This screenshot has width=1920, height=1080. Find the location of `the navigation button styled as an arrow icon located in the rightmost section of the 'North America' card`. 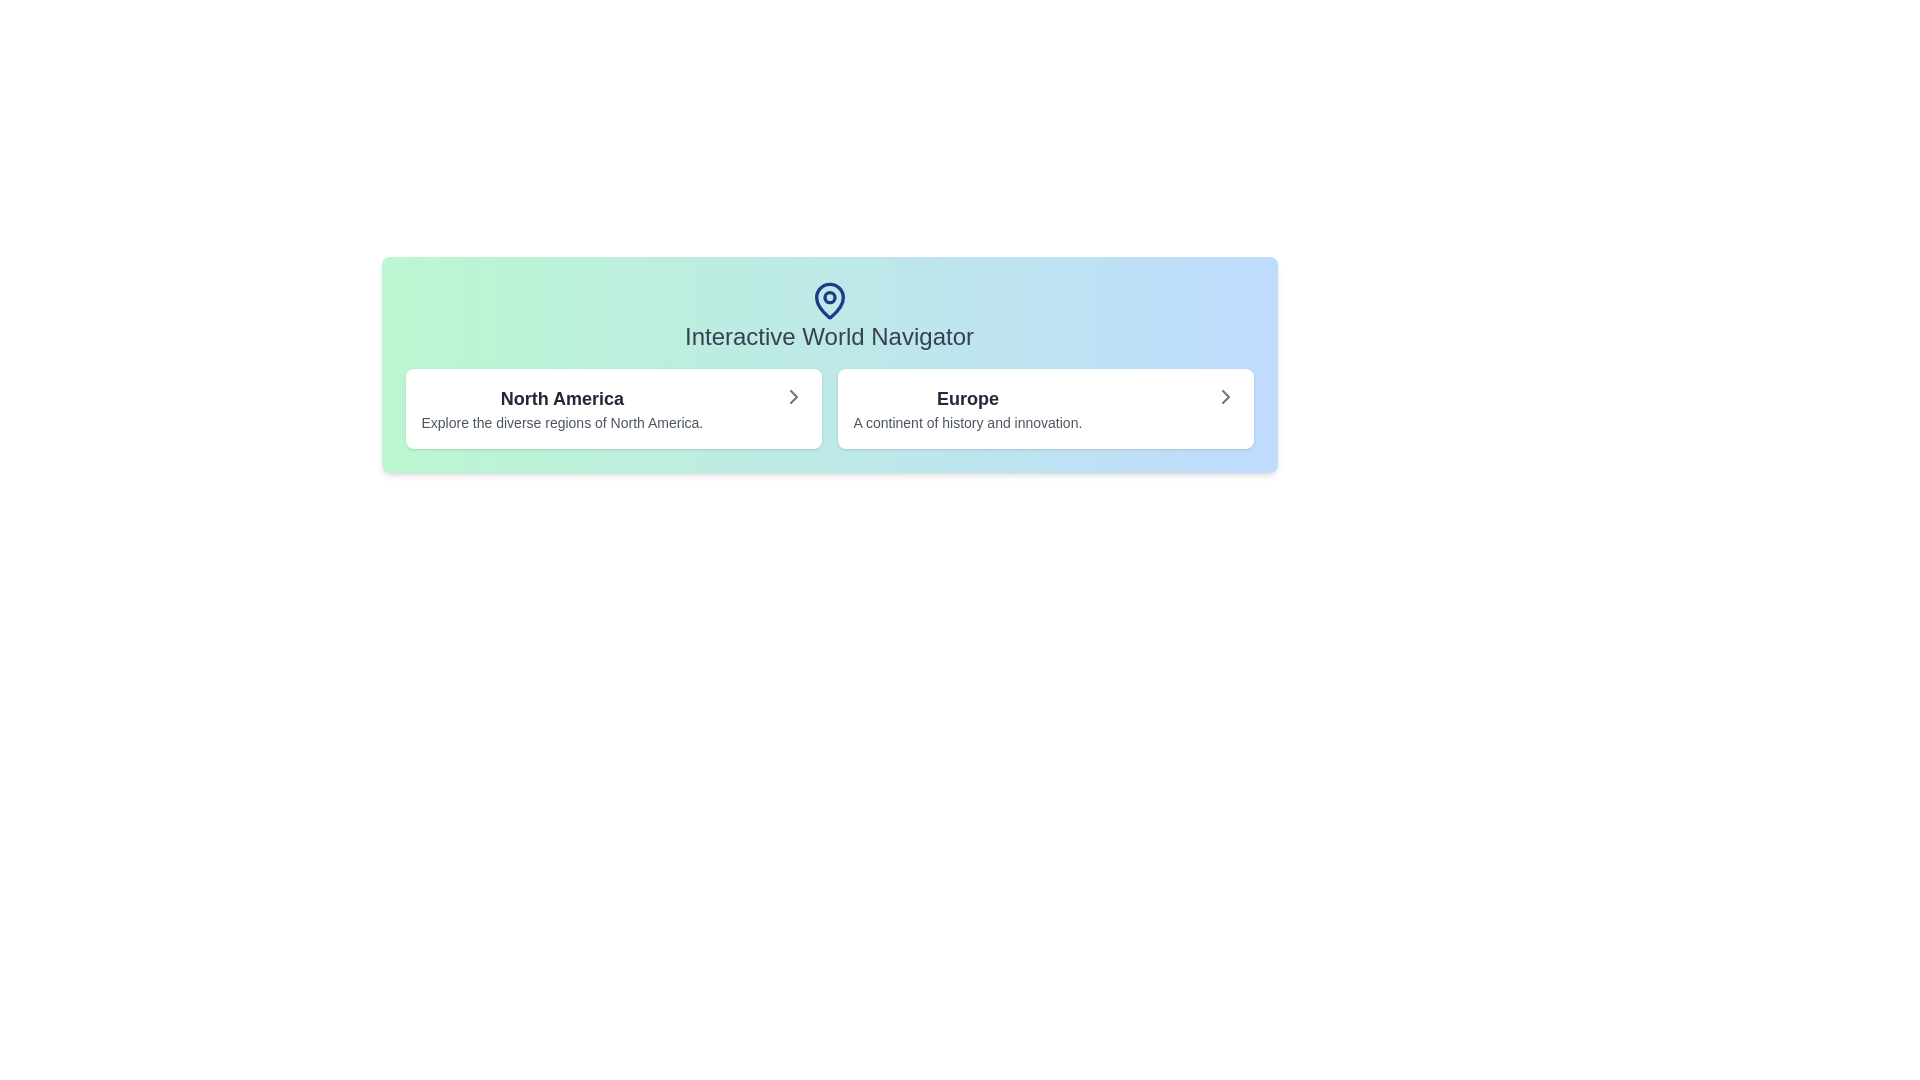

the navigation button styled as an arrow icon located in the rightmost section of the 'North America' card is located at coordinates (792, 397).